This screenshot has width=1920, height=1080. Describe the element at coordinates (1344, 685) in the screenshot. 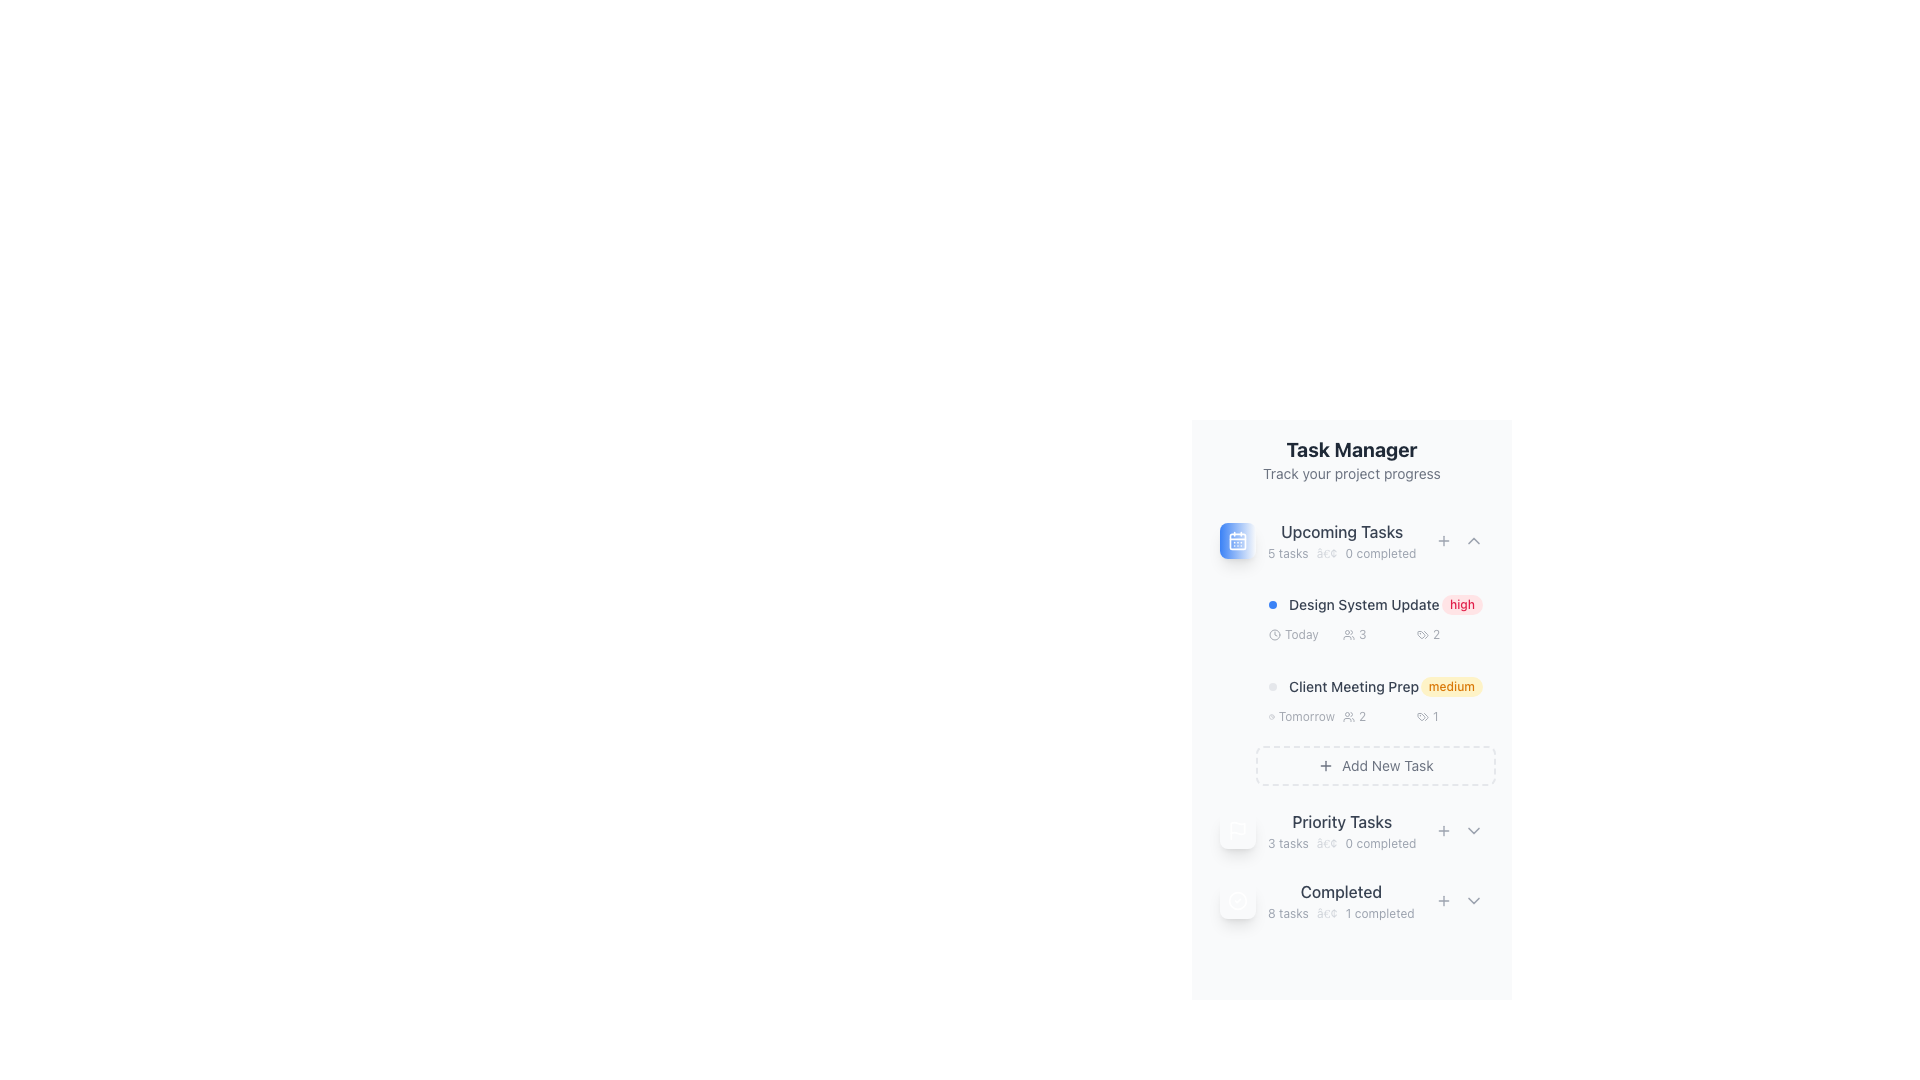

I see `the 'Client Meeting Prep' task display in the 'Upcoming Tasks' section` at that location.